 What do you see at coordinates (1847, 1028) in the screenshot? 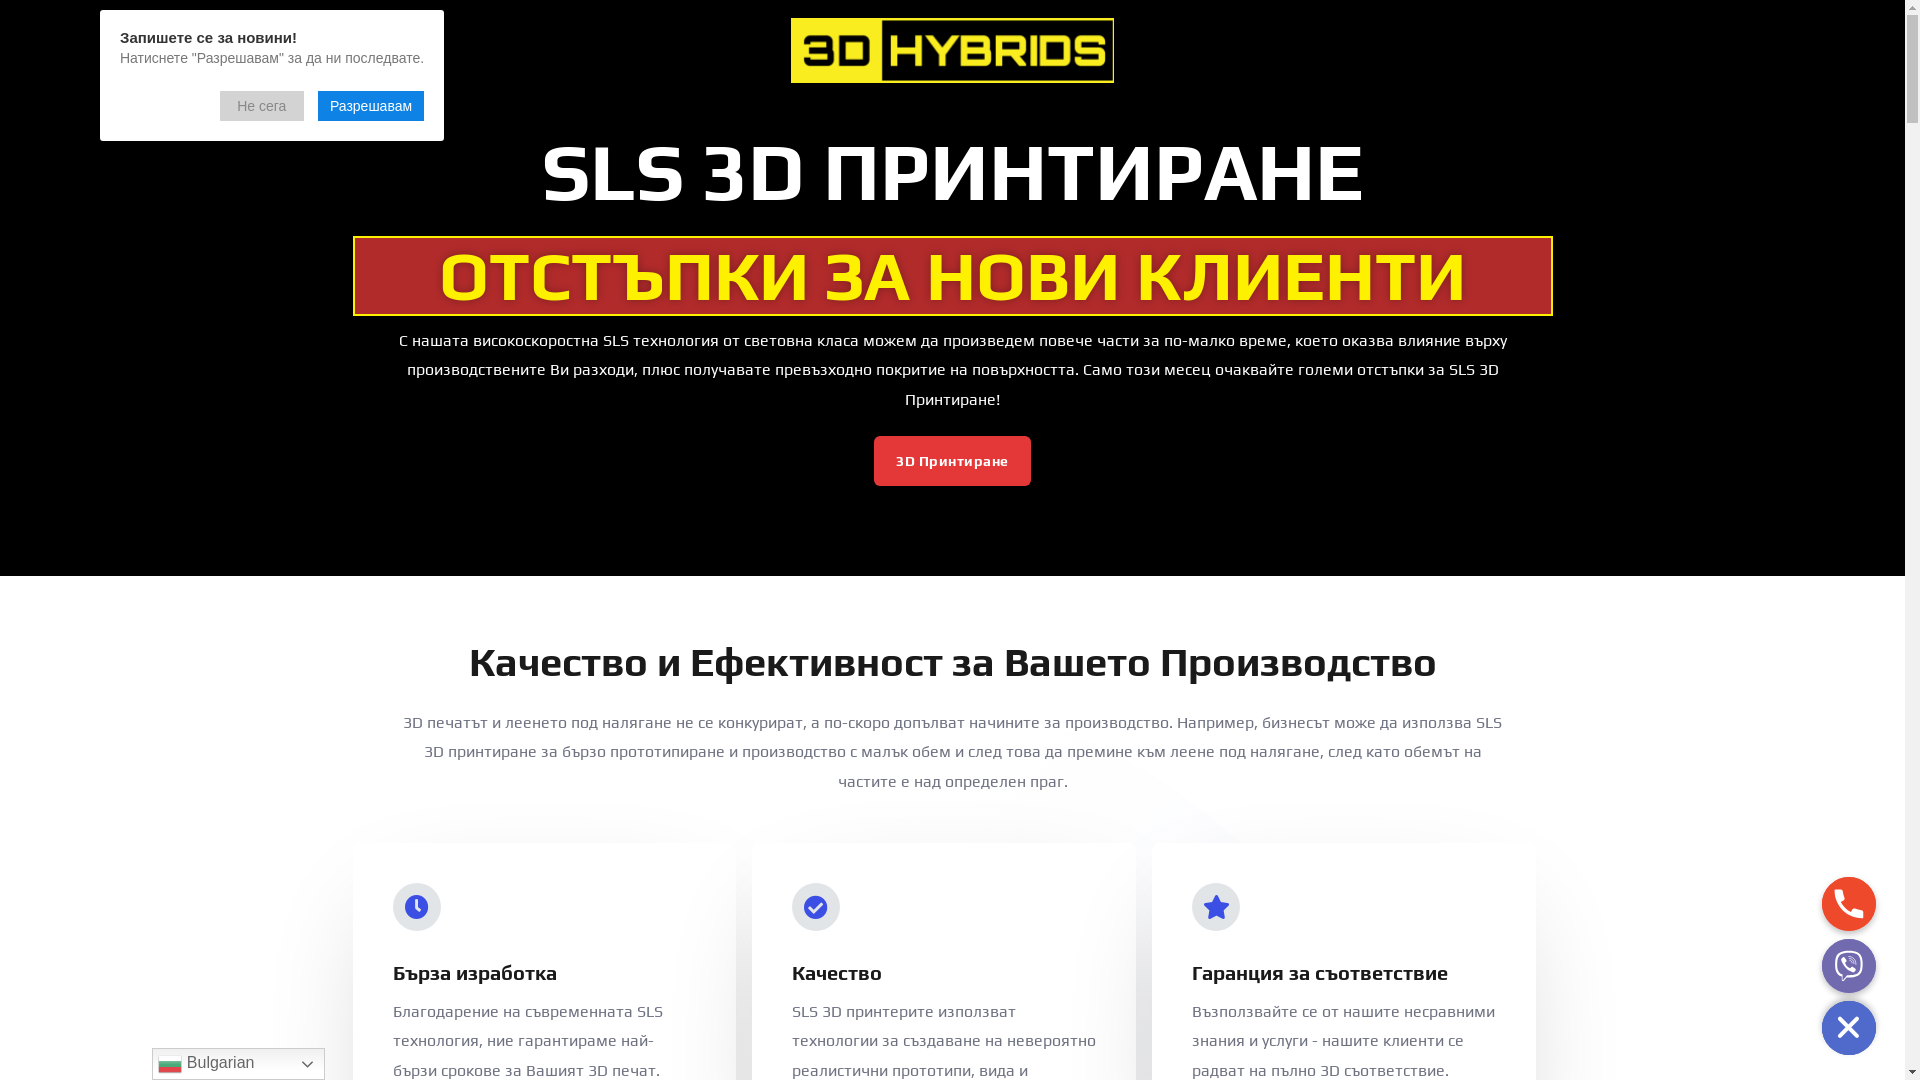
I see `'Hide Chaty'` at bounding box center [1847, 1028].